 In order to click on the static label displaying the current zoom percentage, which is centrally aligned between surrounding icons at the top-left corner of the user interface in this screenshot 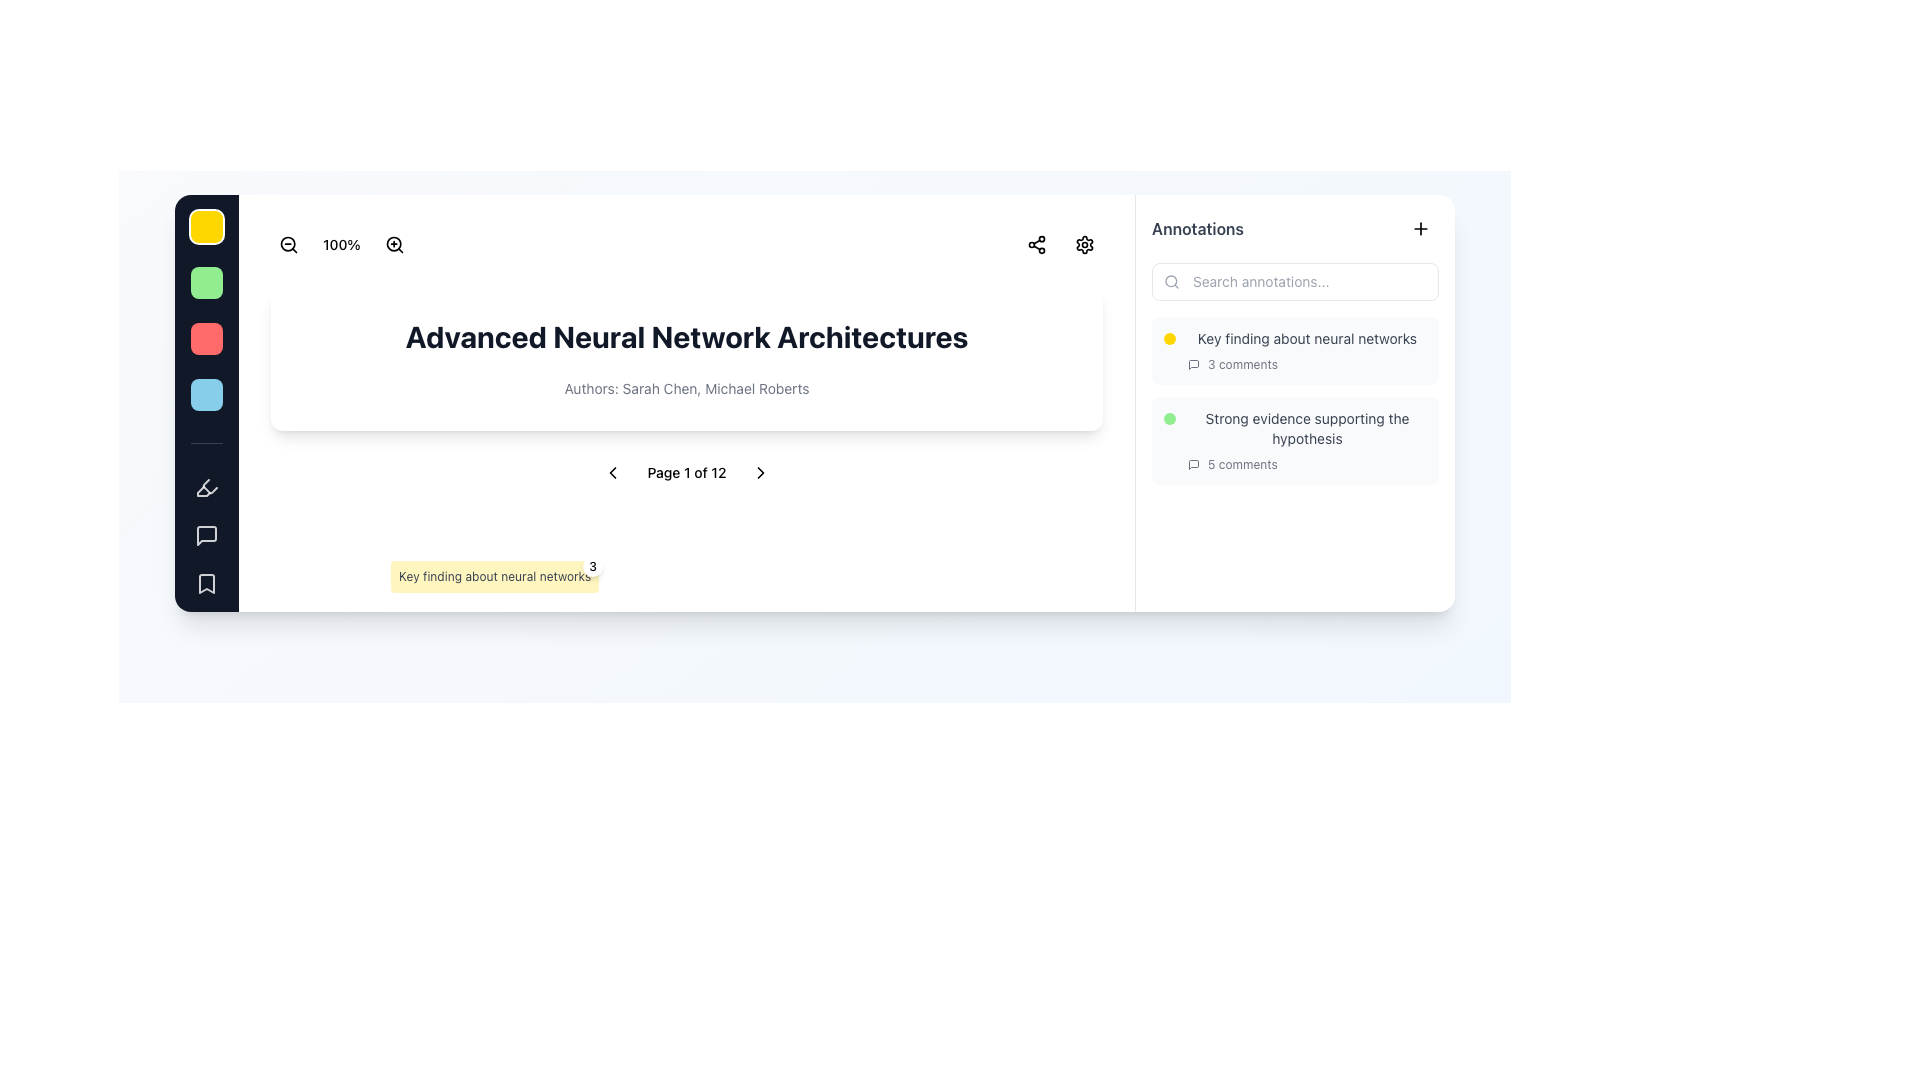, I will do `click(341, 244)`.